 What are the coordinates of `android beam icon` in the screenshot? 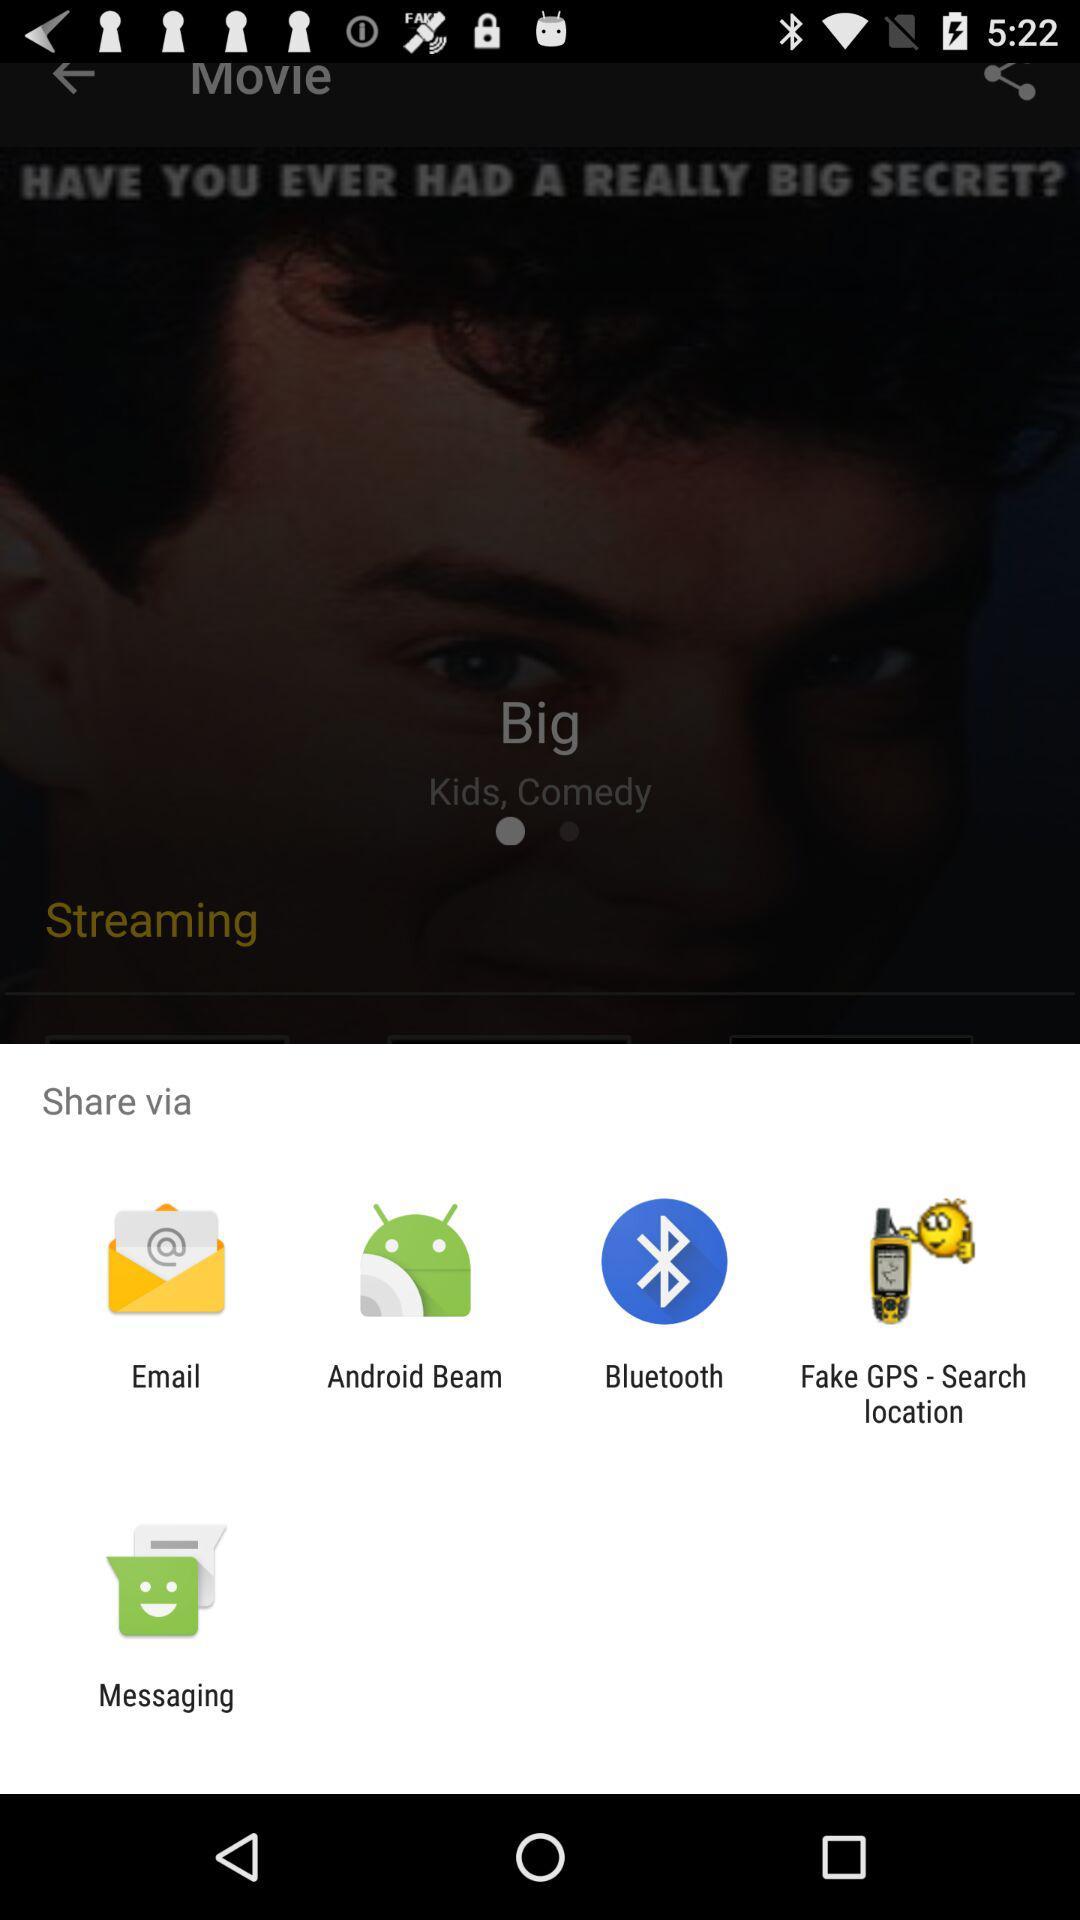 It's located at (414, 1392).